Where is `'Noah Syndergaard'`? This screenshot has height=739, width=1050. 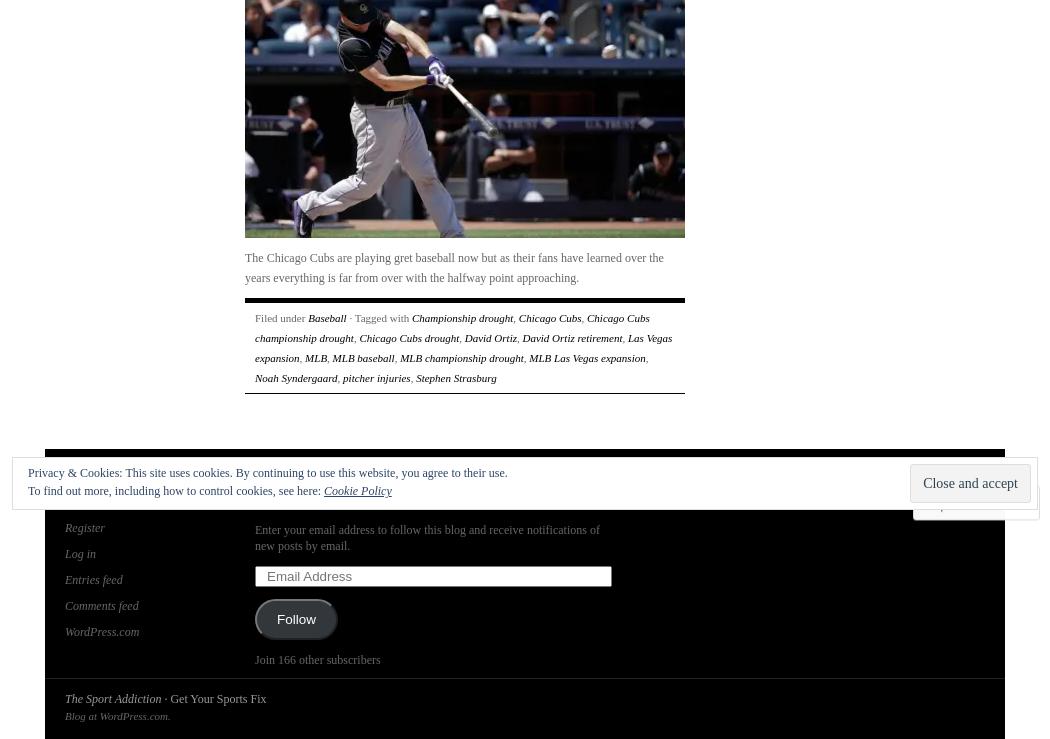
'Noah Syndergaard' is located at coordinates (294, 377).